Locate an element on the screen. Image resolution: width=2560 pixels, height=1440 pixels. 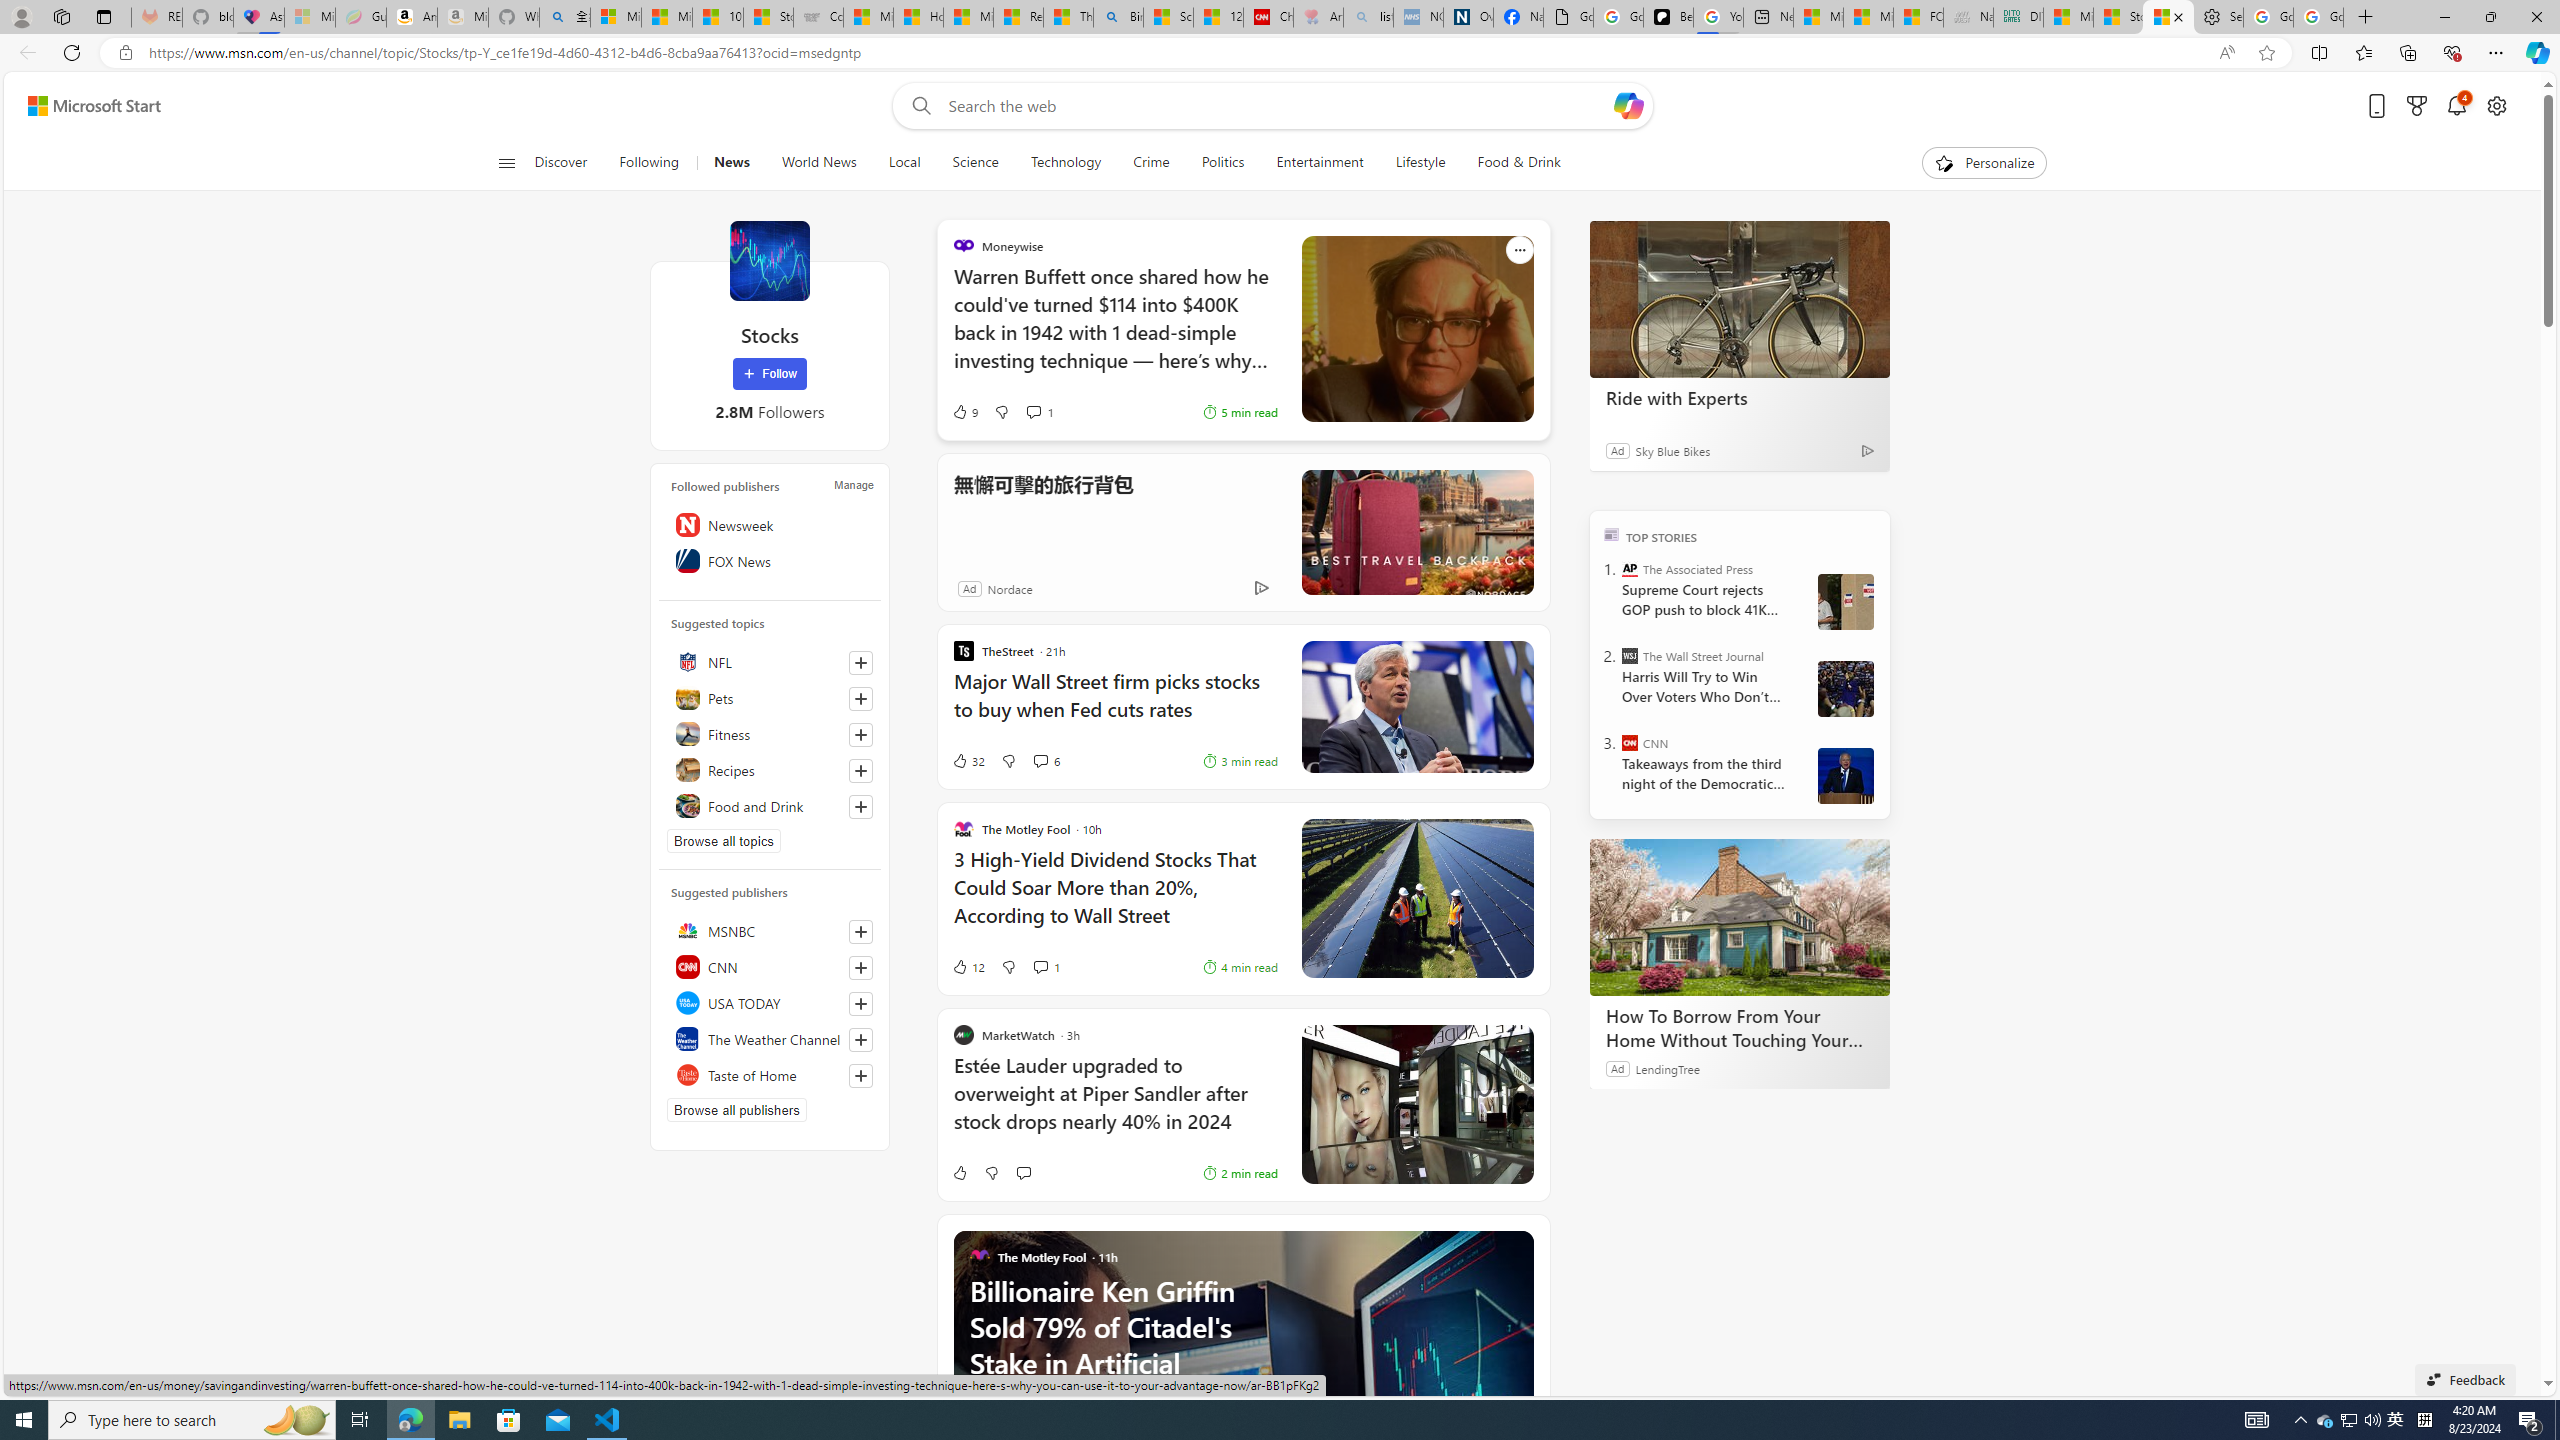
'MSNBC' is located at coordinates (770, 930).